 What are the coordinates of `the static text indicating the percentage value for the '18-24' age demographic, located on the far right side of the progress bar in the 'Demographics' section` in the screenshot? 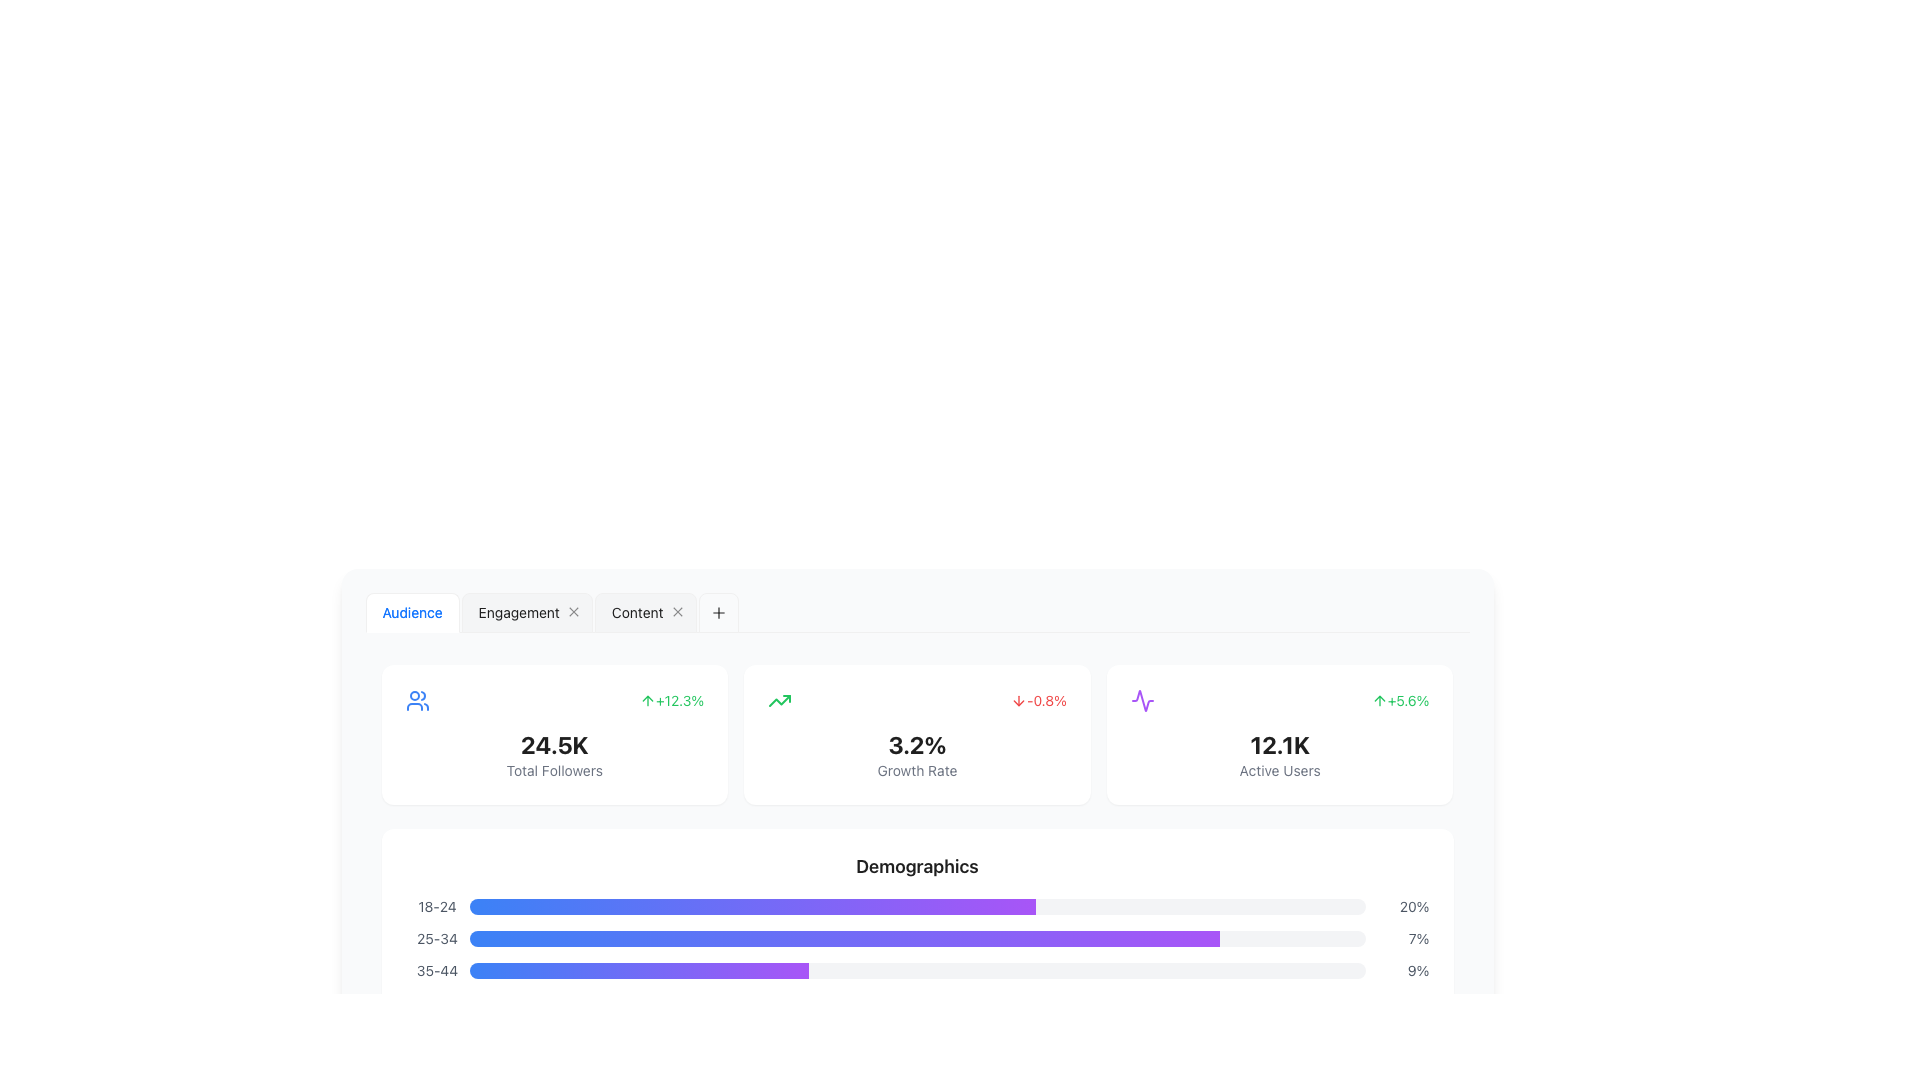 It's located at (1396, 906).